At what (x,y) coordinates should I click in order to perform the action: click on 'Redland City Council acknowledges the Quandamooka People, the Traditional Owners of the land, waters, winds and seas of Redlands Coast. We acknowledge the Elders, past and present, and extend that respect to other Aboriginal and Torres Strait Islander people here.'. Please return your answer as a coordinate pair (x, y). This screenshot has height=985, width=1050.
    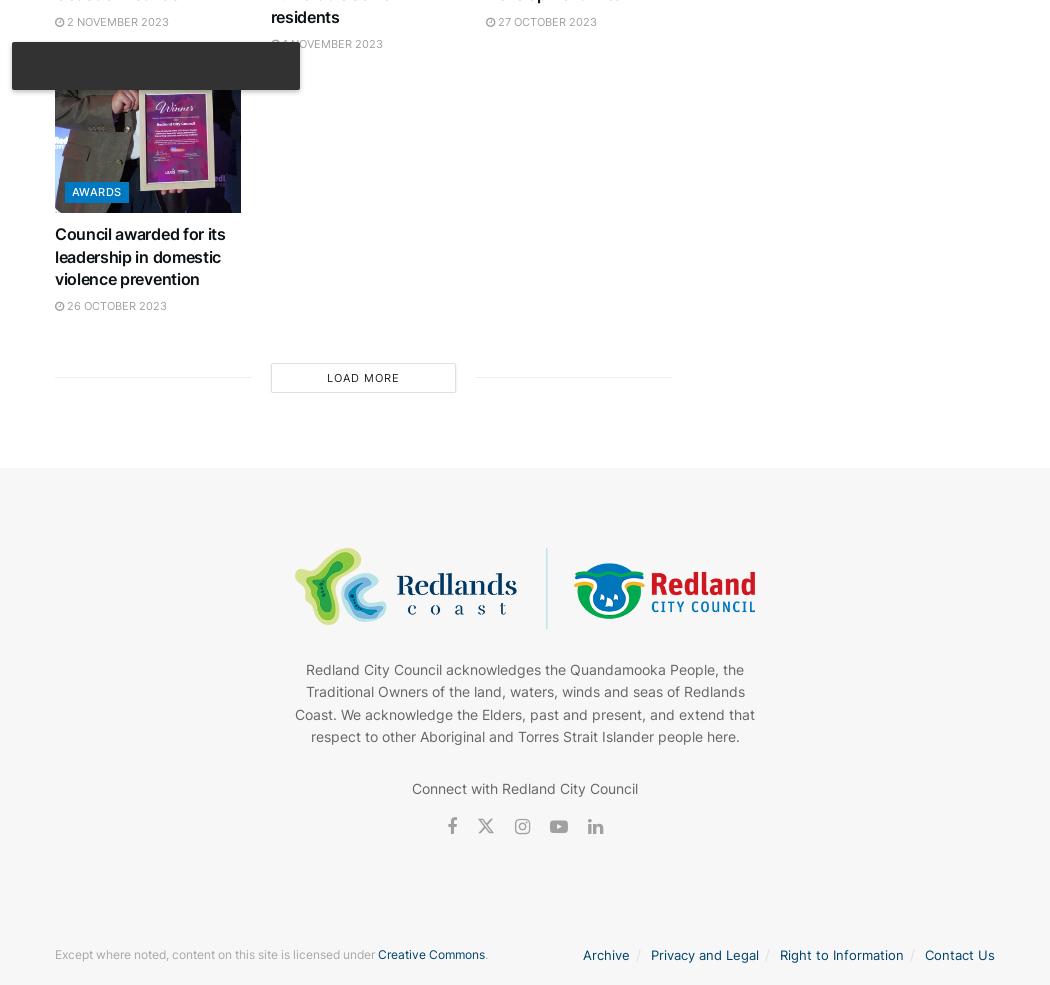
    Looking at the image, I should click on (525, 702).